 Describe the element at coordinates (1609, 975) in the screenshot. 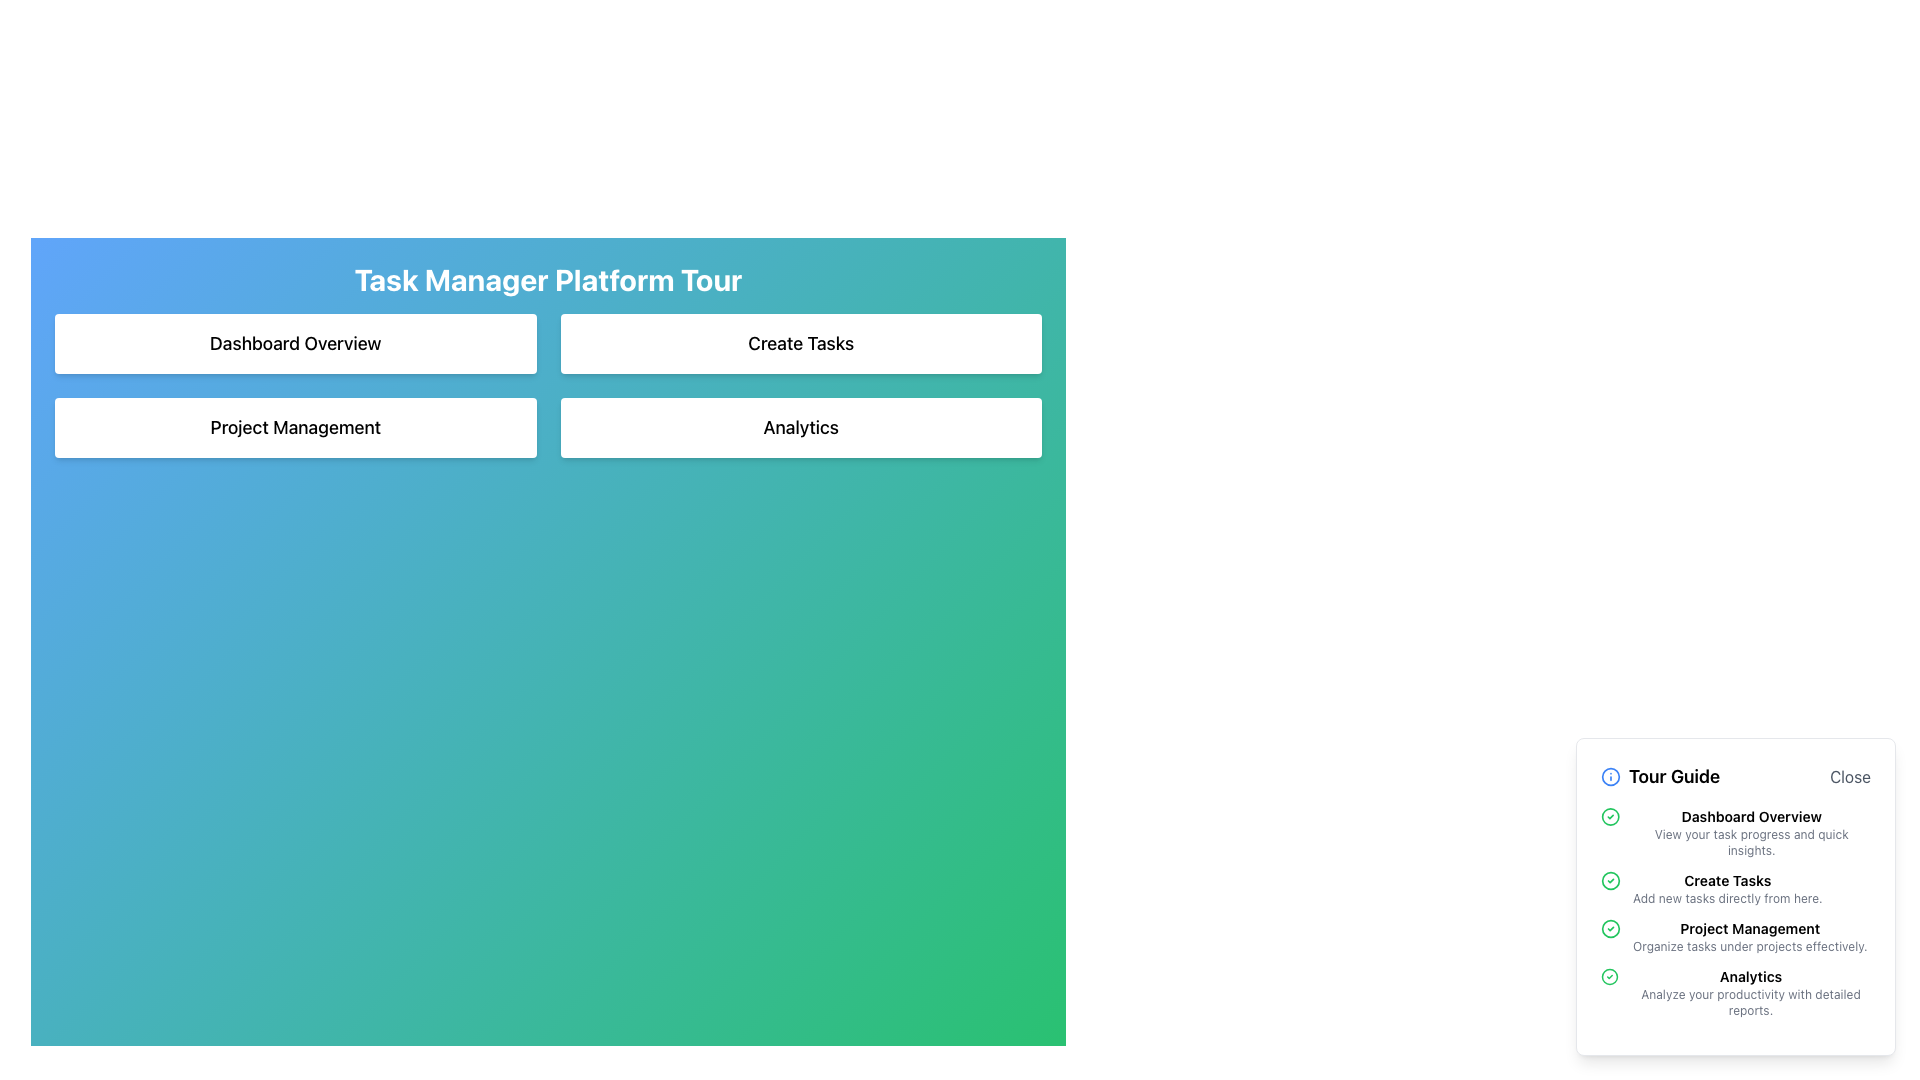

I see `the non-interactive status indicator icon for the 'Analytics' feature, located at the leftmost position of the 'Analytics' list item in the guide panel` at that location.